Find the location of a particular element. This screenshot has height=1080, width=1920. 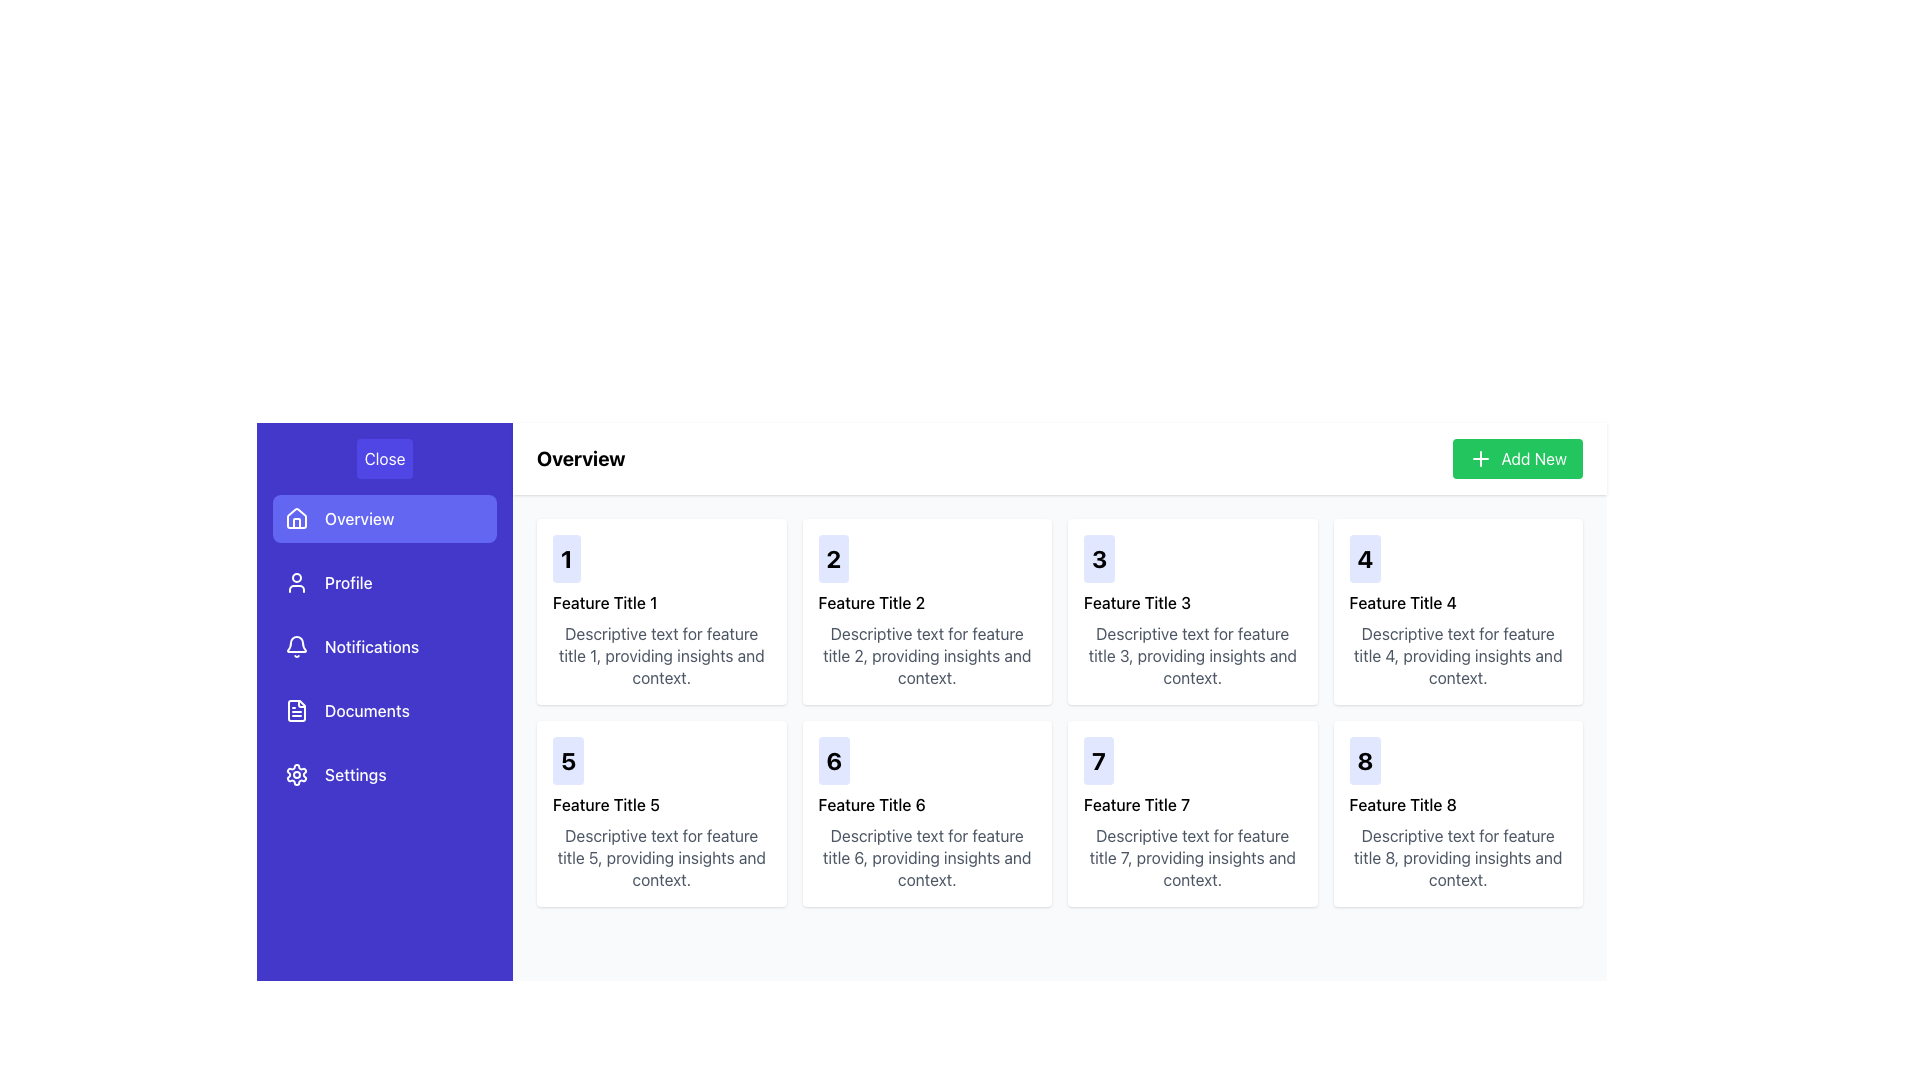

the label displaying 'Feature Title 5' which is positioned below the number '5' and above its descriptive paragraph in the card layout is located at coordinates (605, 804).